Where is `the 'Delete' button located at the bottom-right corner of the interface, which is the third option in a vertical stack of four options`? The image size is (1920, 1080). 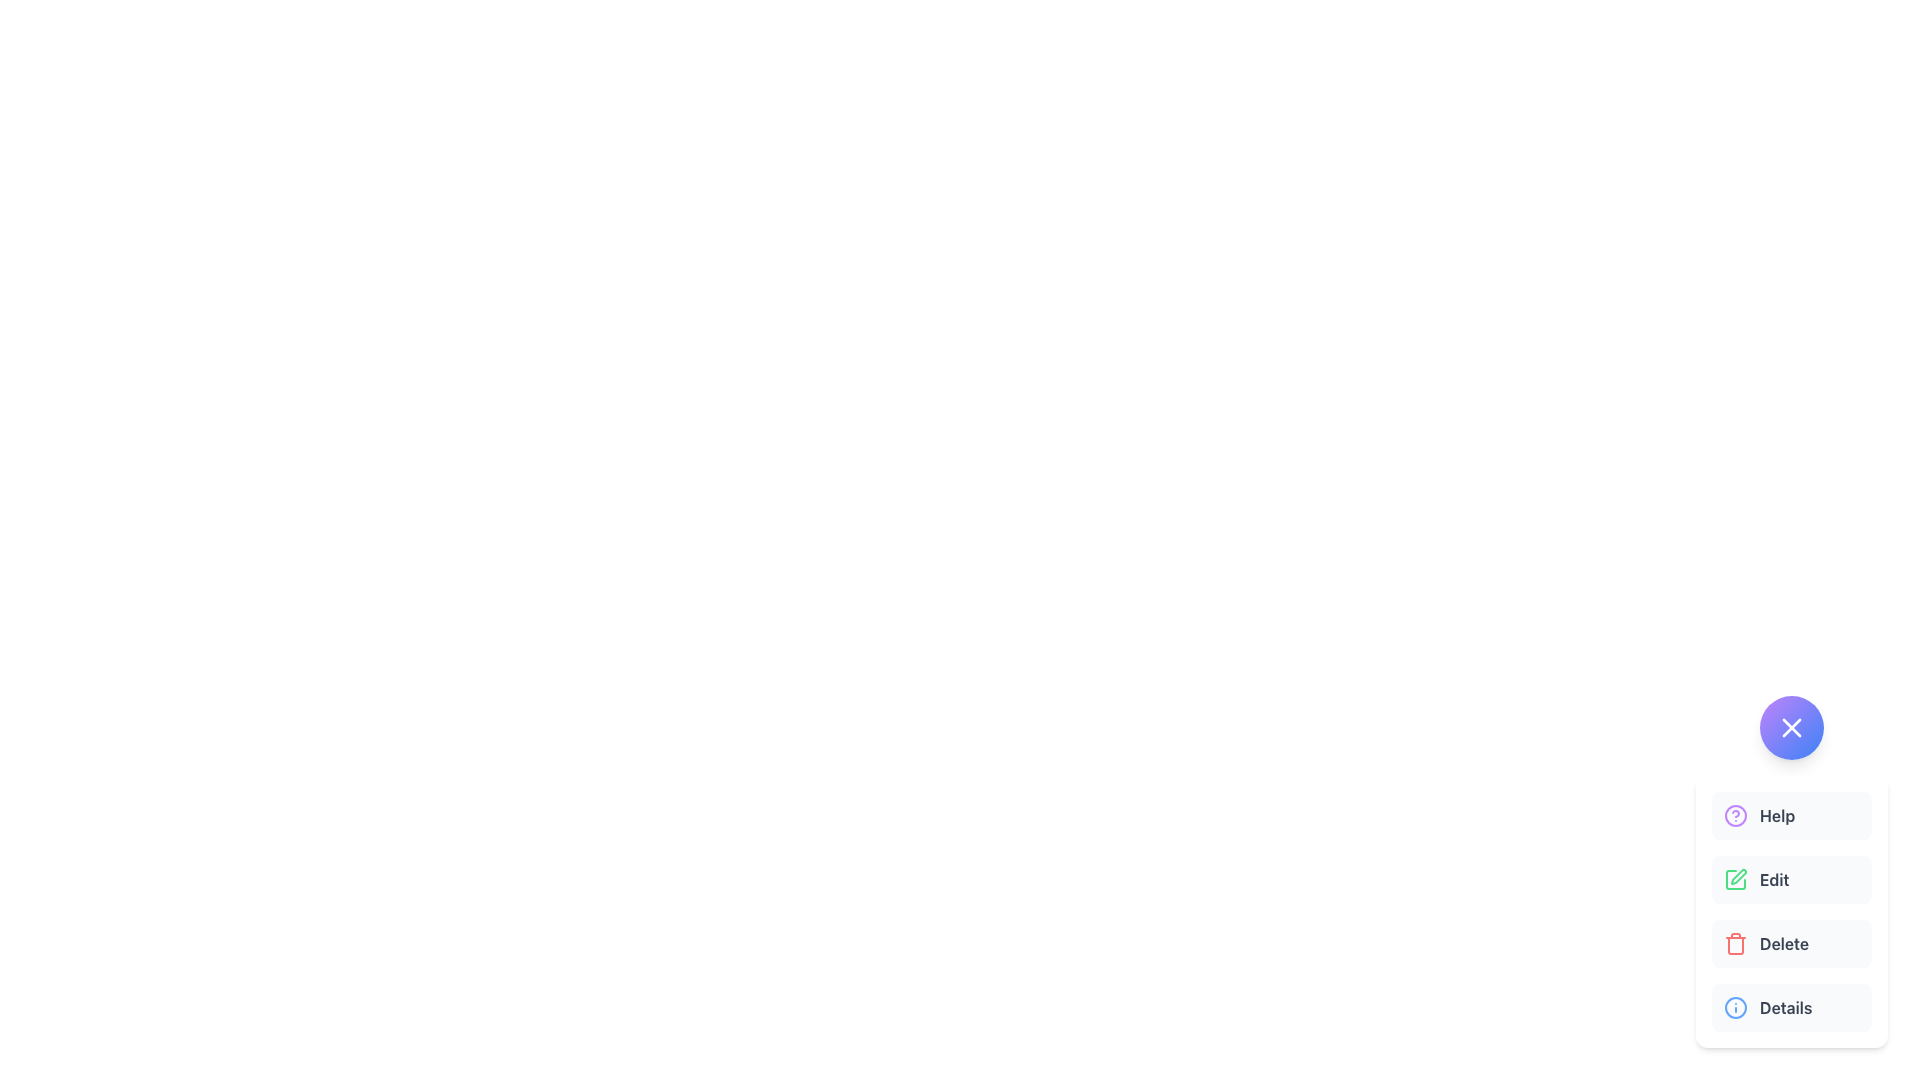 the 'Delete' button located at the bottom-right corner of the interface, which is the third option in a vertical stack of four options is located at coordinates (1791, 911).